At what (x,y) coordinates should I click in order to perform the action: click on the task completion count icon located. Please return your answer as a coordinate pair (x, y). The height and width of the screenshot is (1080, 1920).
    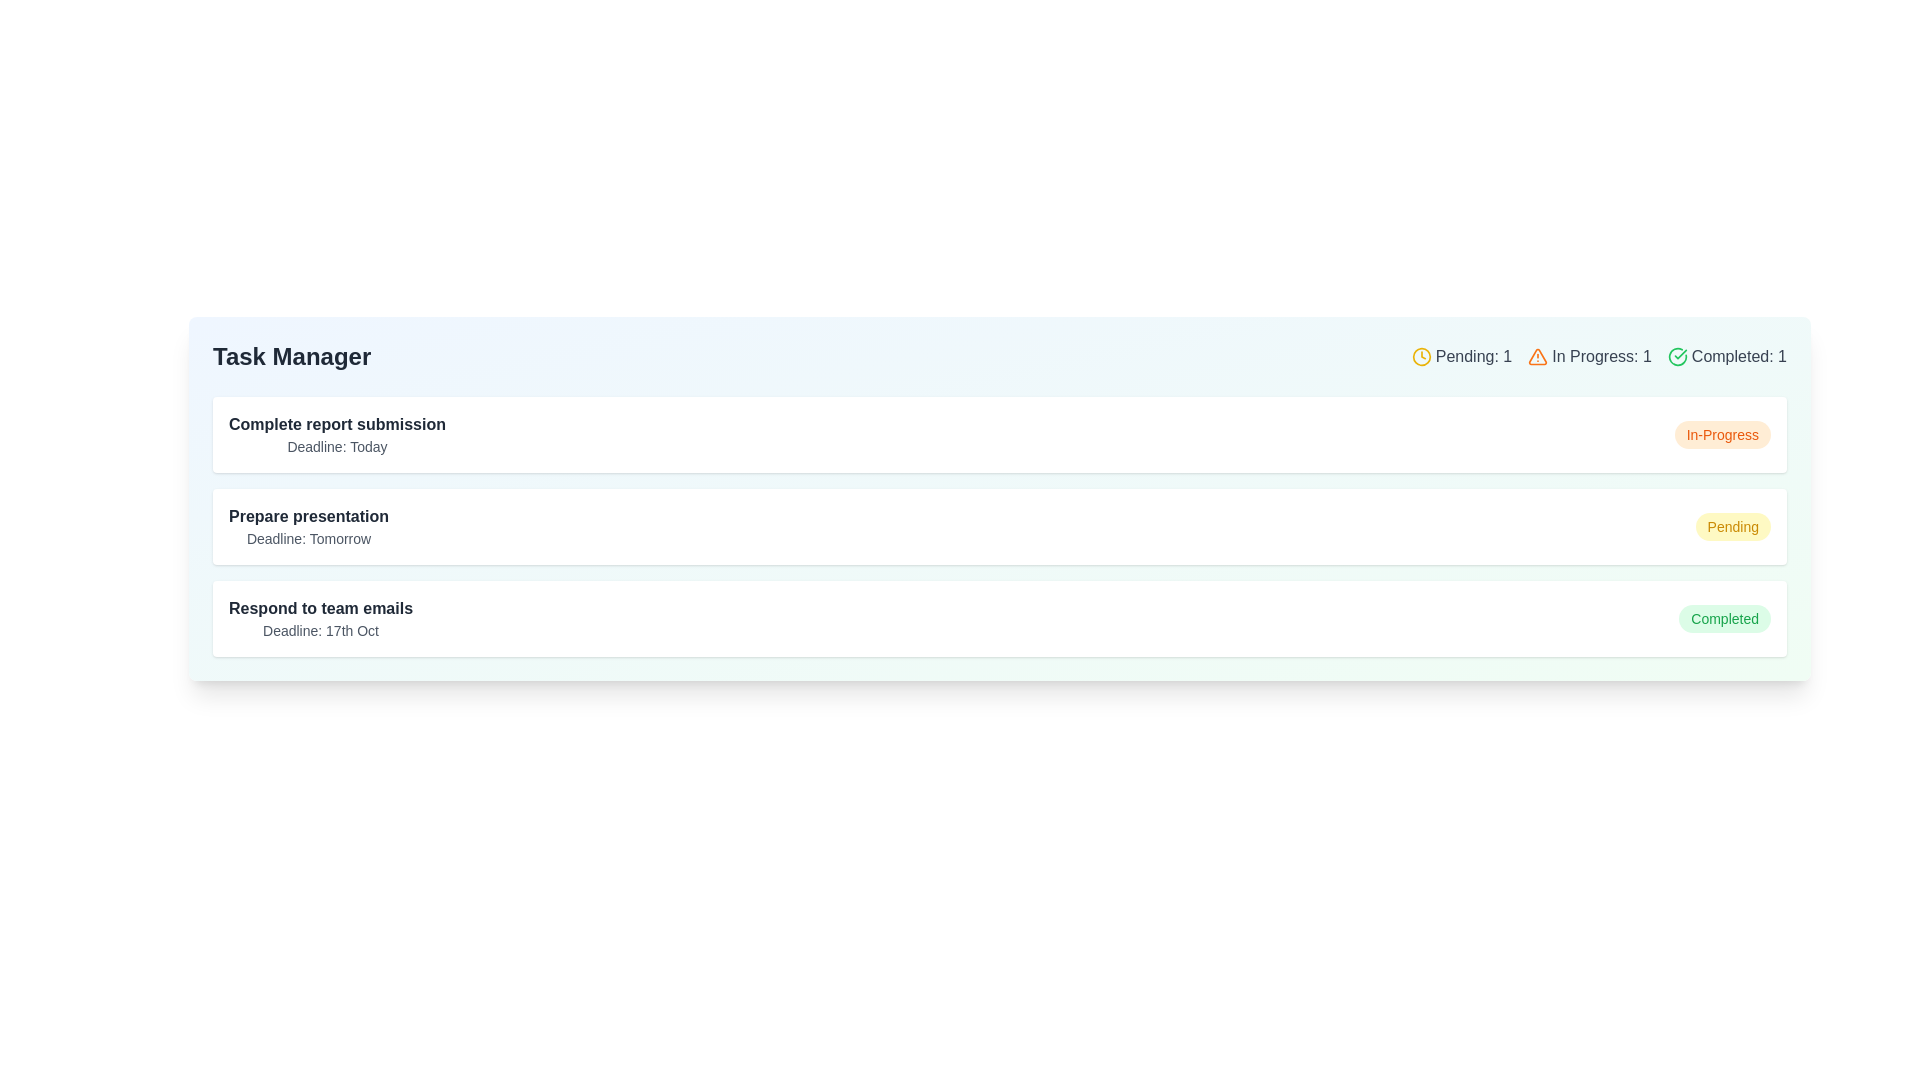
    Looking at the image, I should click on (1676, 356).